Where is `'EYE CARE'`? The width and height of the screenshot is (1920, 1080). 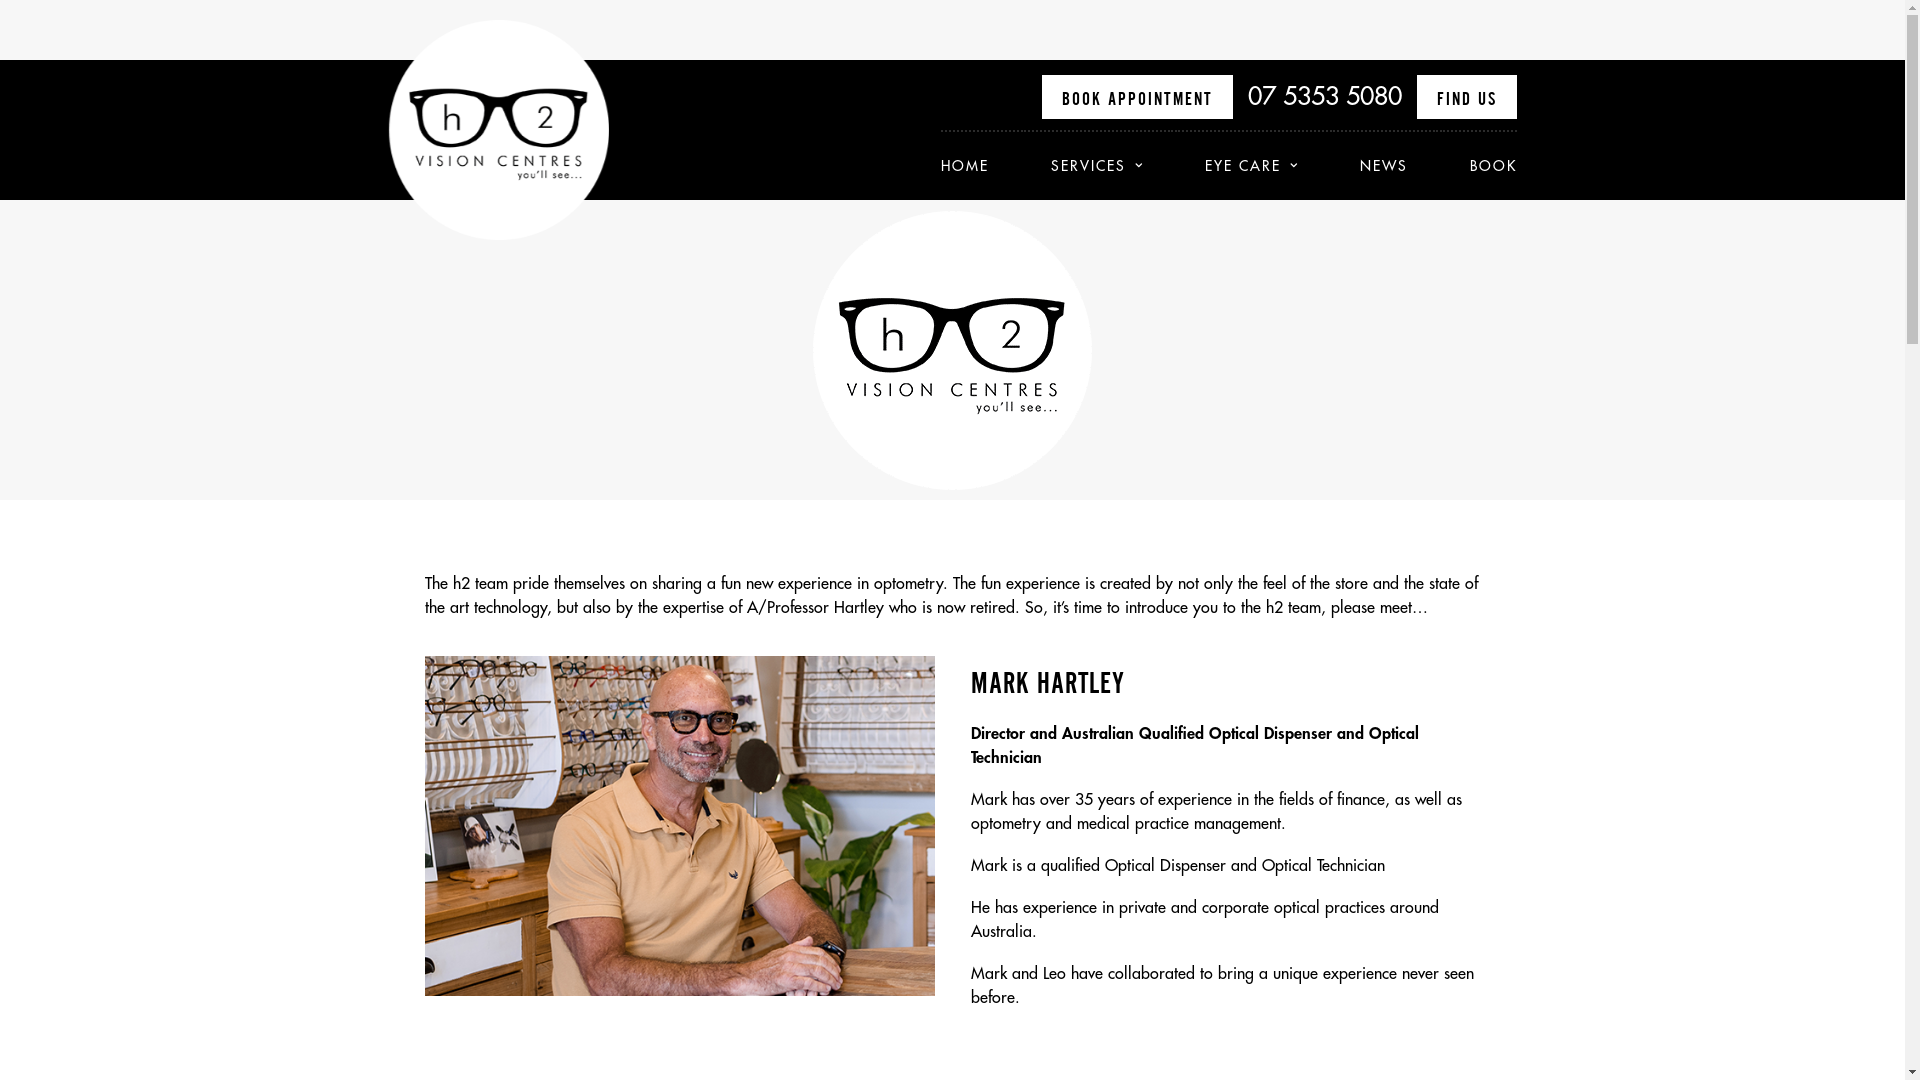
'EYE CARE' is located at coordinates (1175, 164).